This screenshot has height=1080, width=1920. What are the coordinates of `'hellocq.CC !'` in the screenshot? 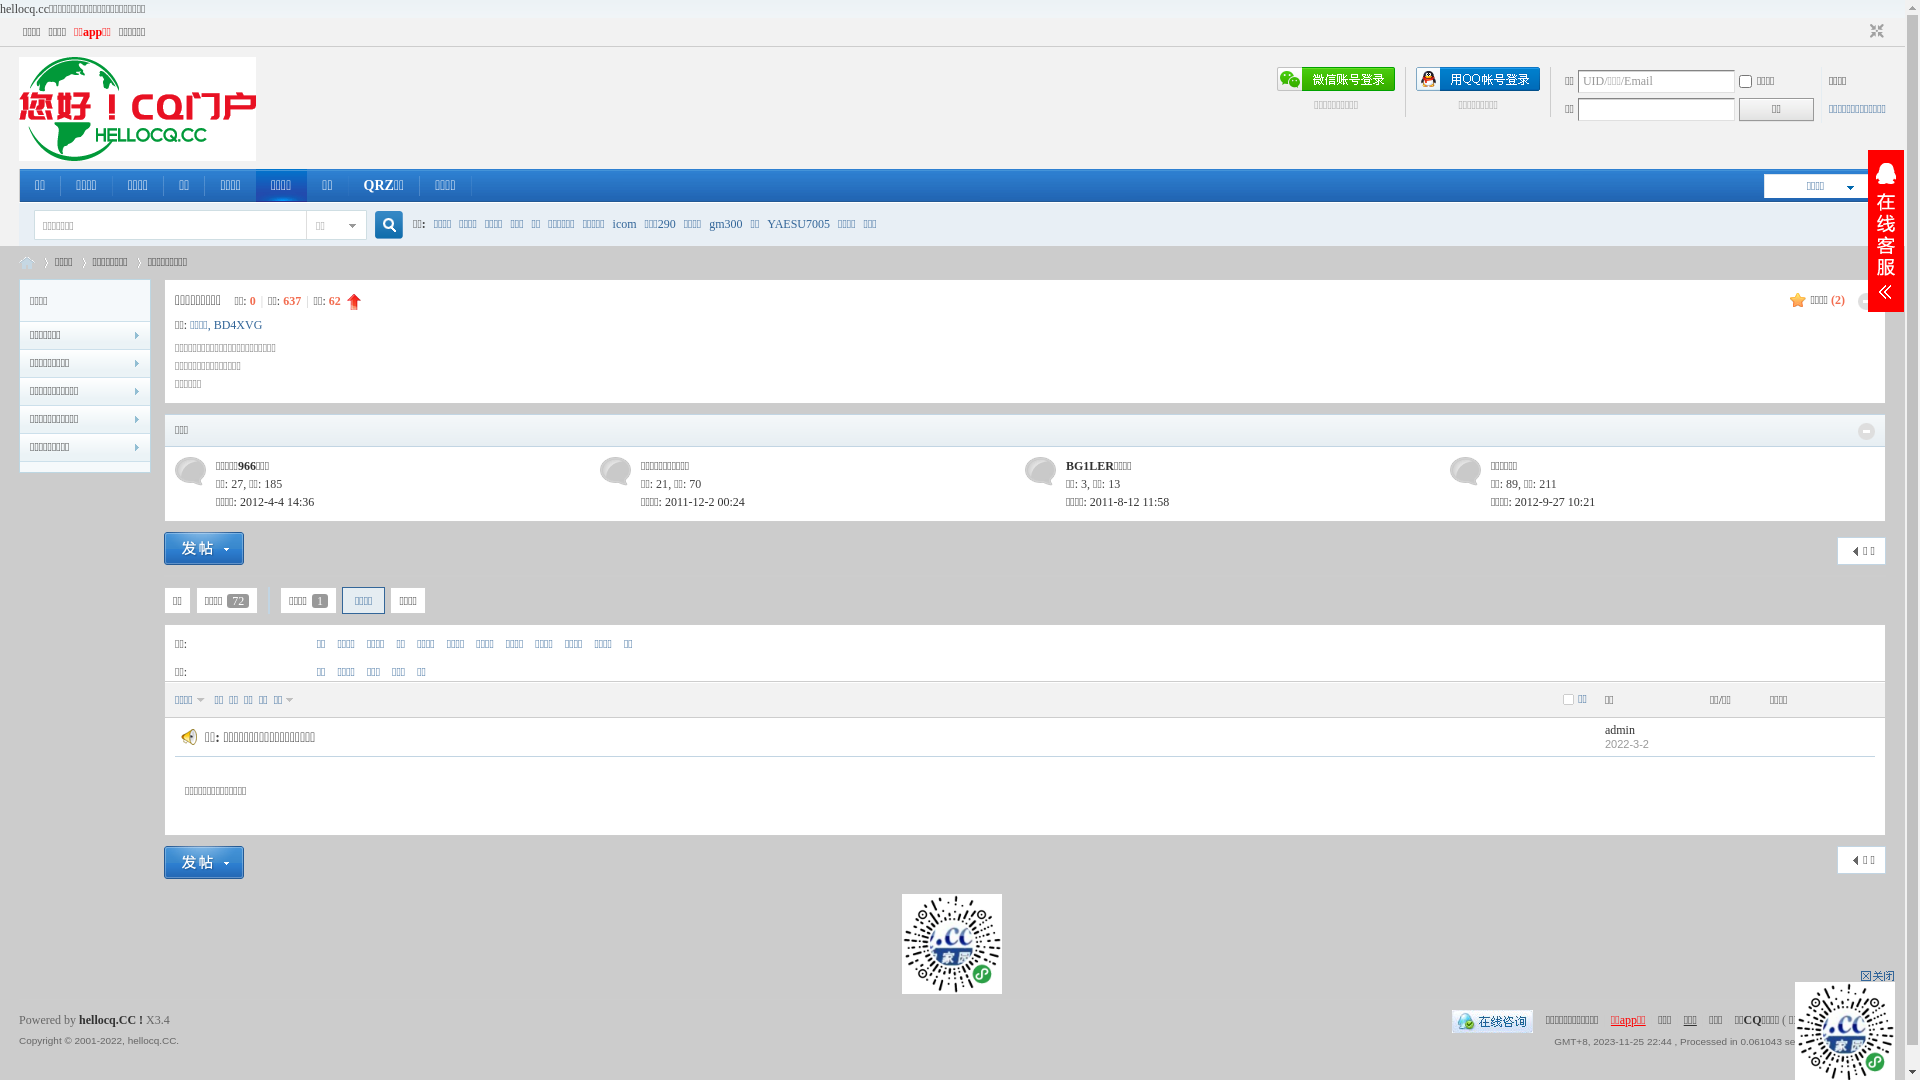 It's located at (78, 1019).